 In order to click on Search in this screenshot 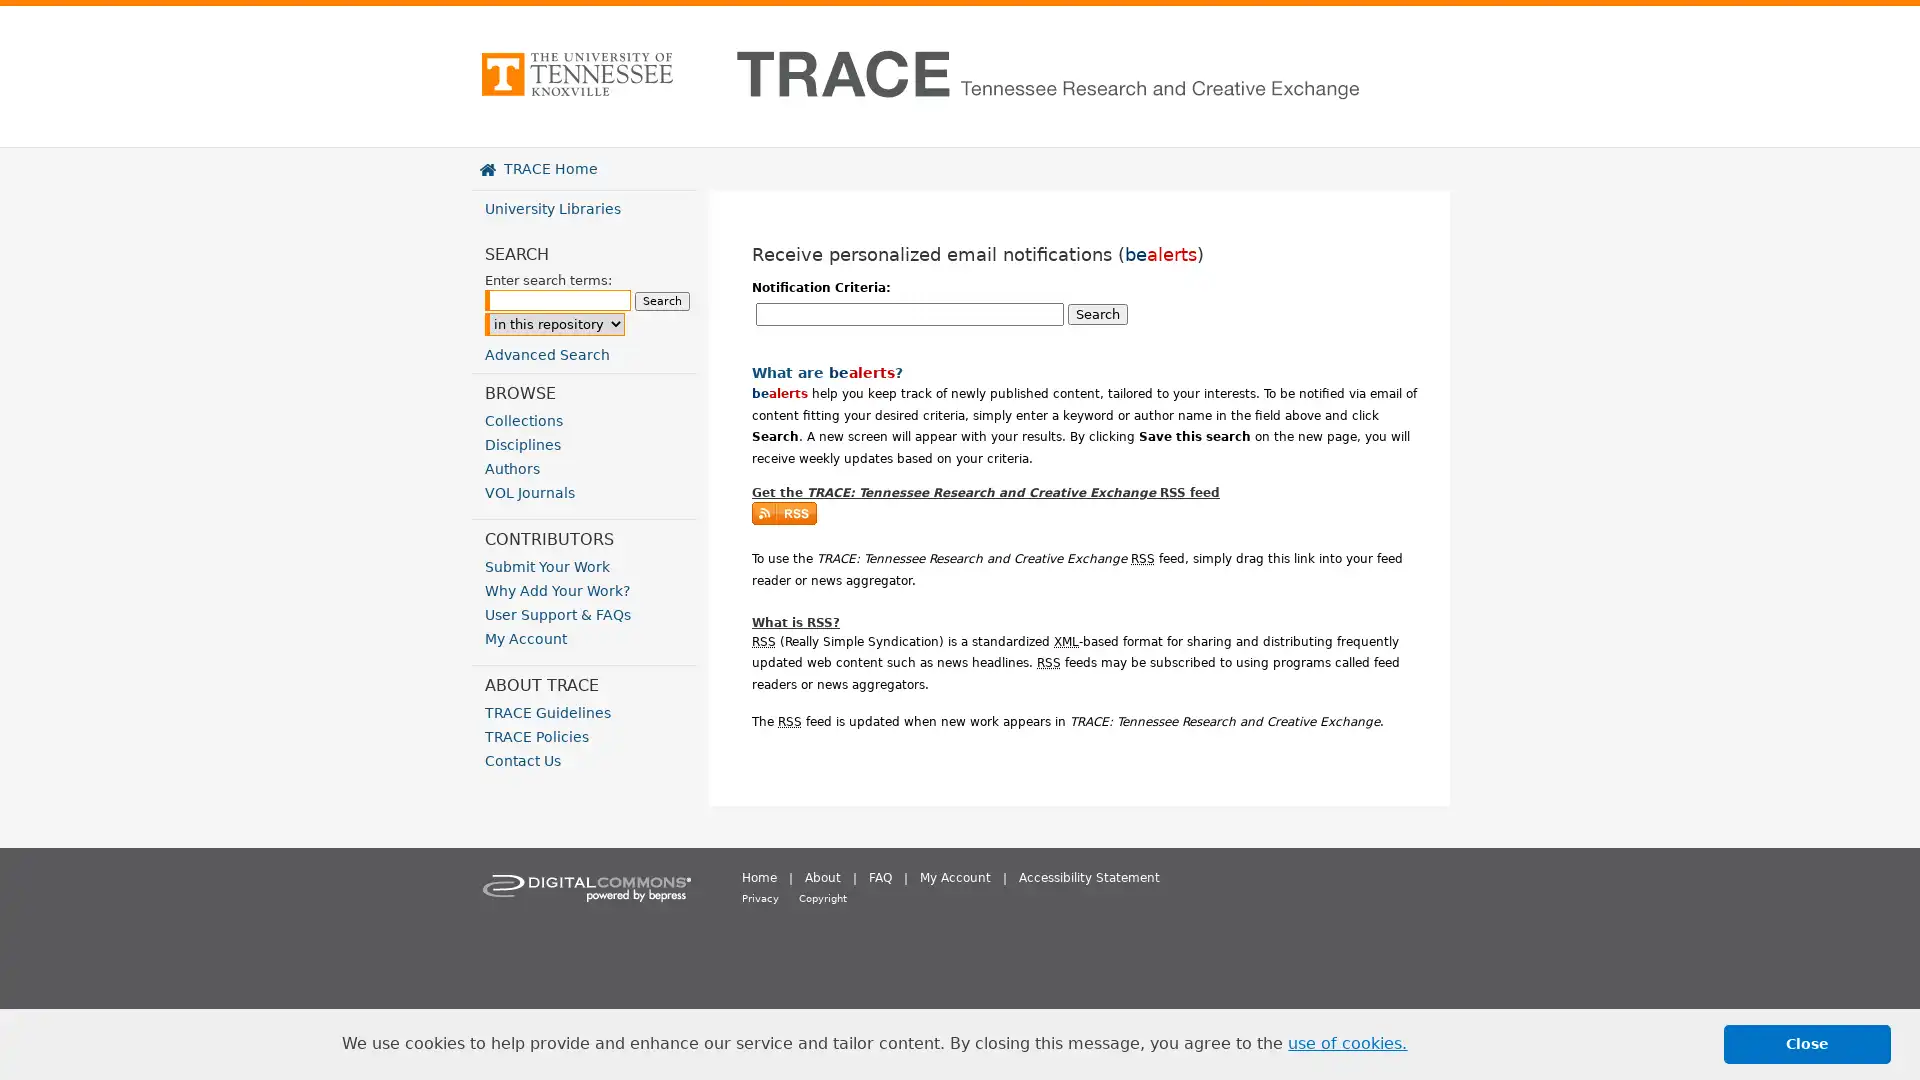, I will do `click(662, 301)`.